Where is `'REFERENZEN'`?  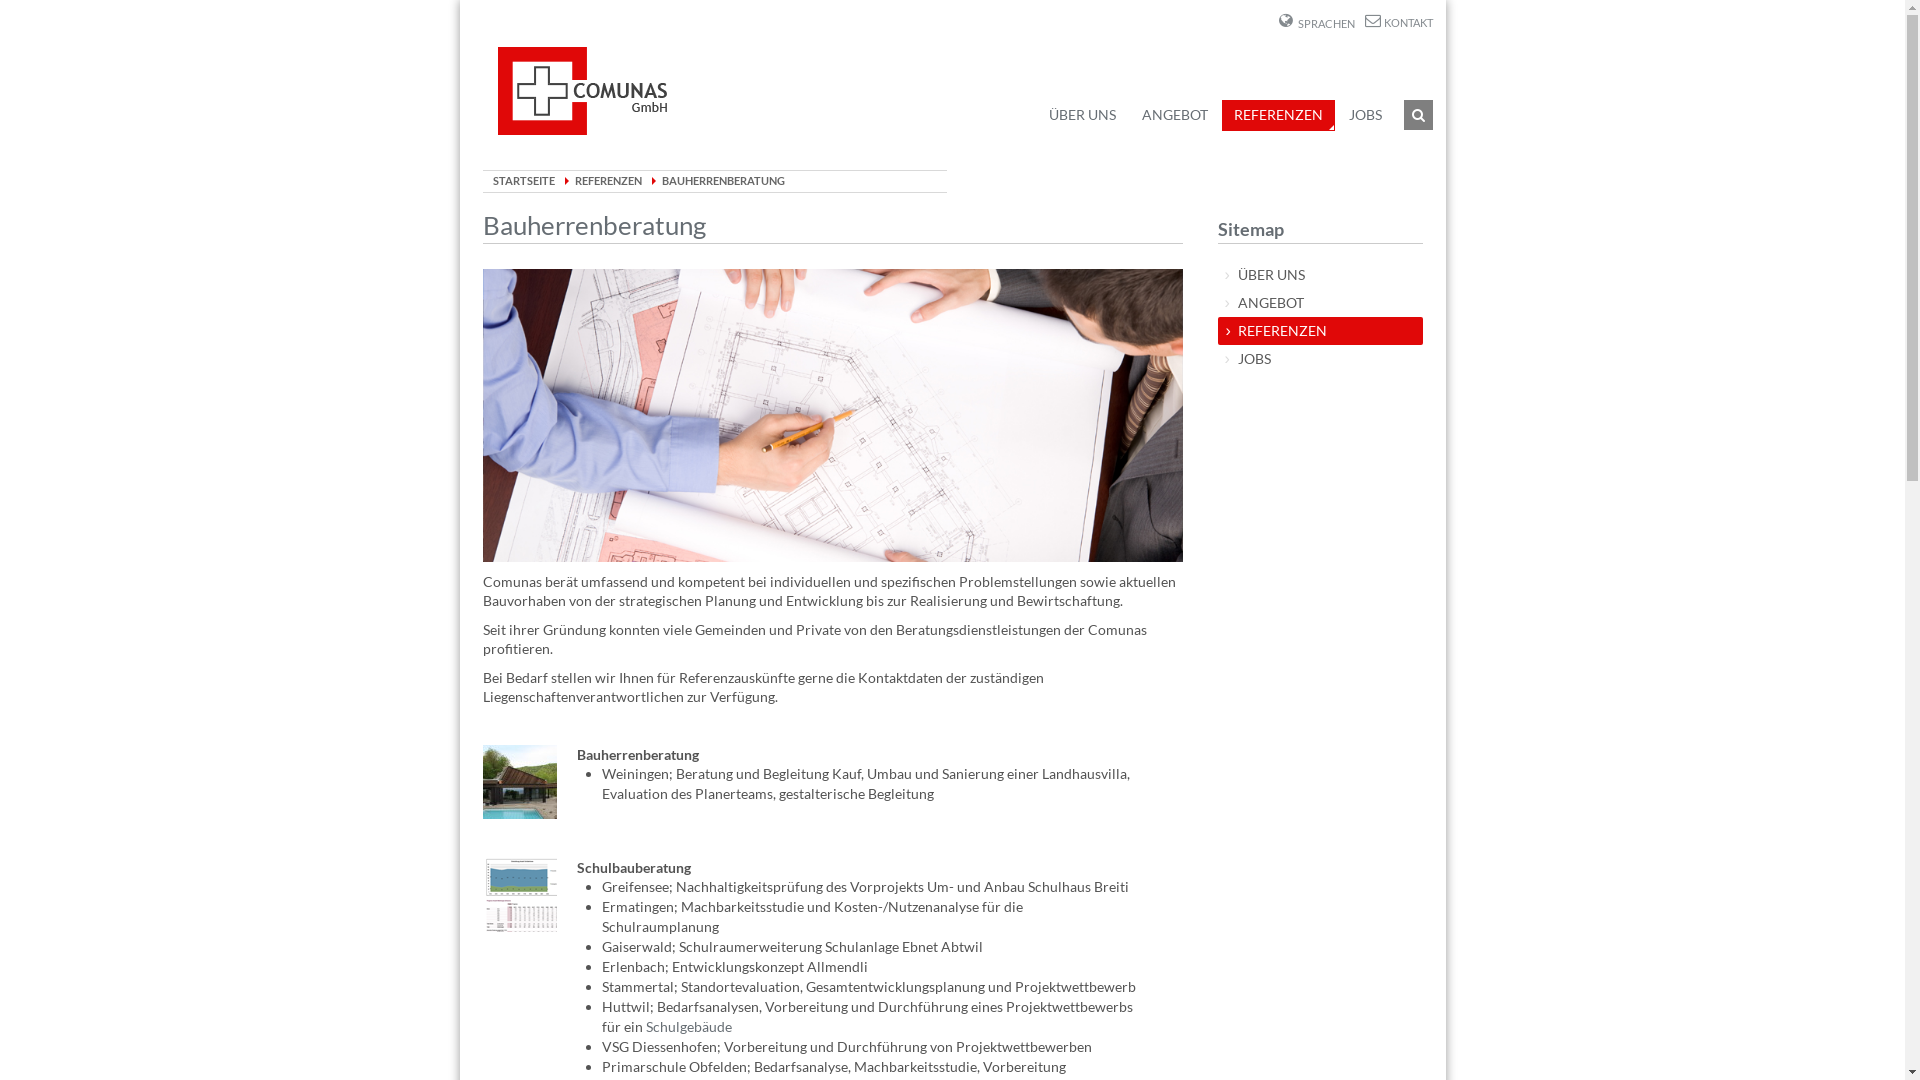 'REFERENZEN' is located at coordinates (606, 180).